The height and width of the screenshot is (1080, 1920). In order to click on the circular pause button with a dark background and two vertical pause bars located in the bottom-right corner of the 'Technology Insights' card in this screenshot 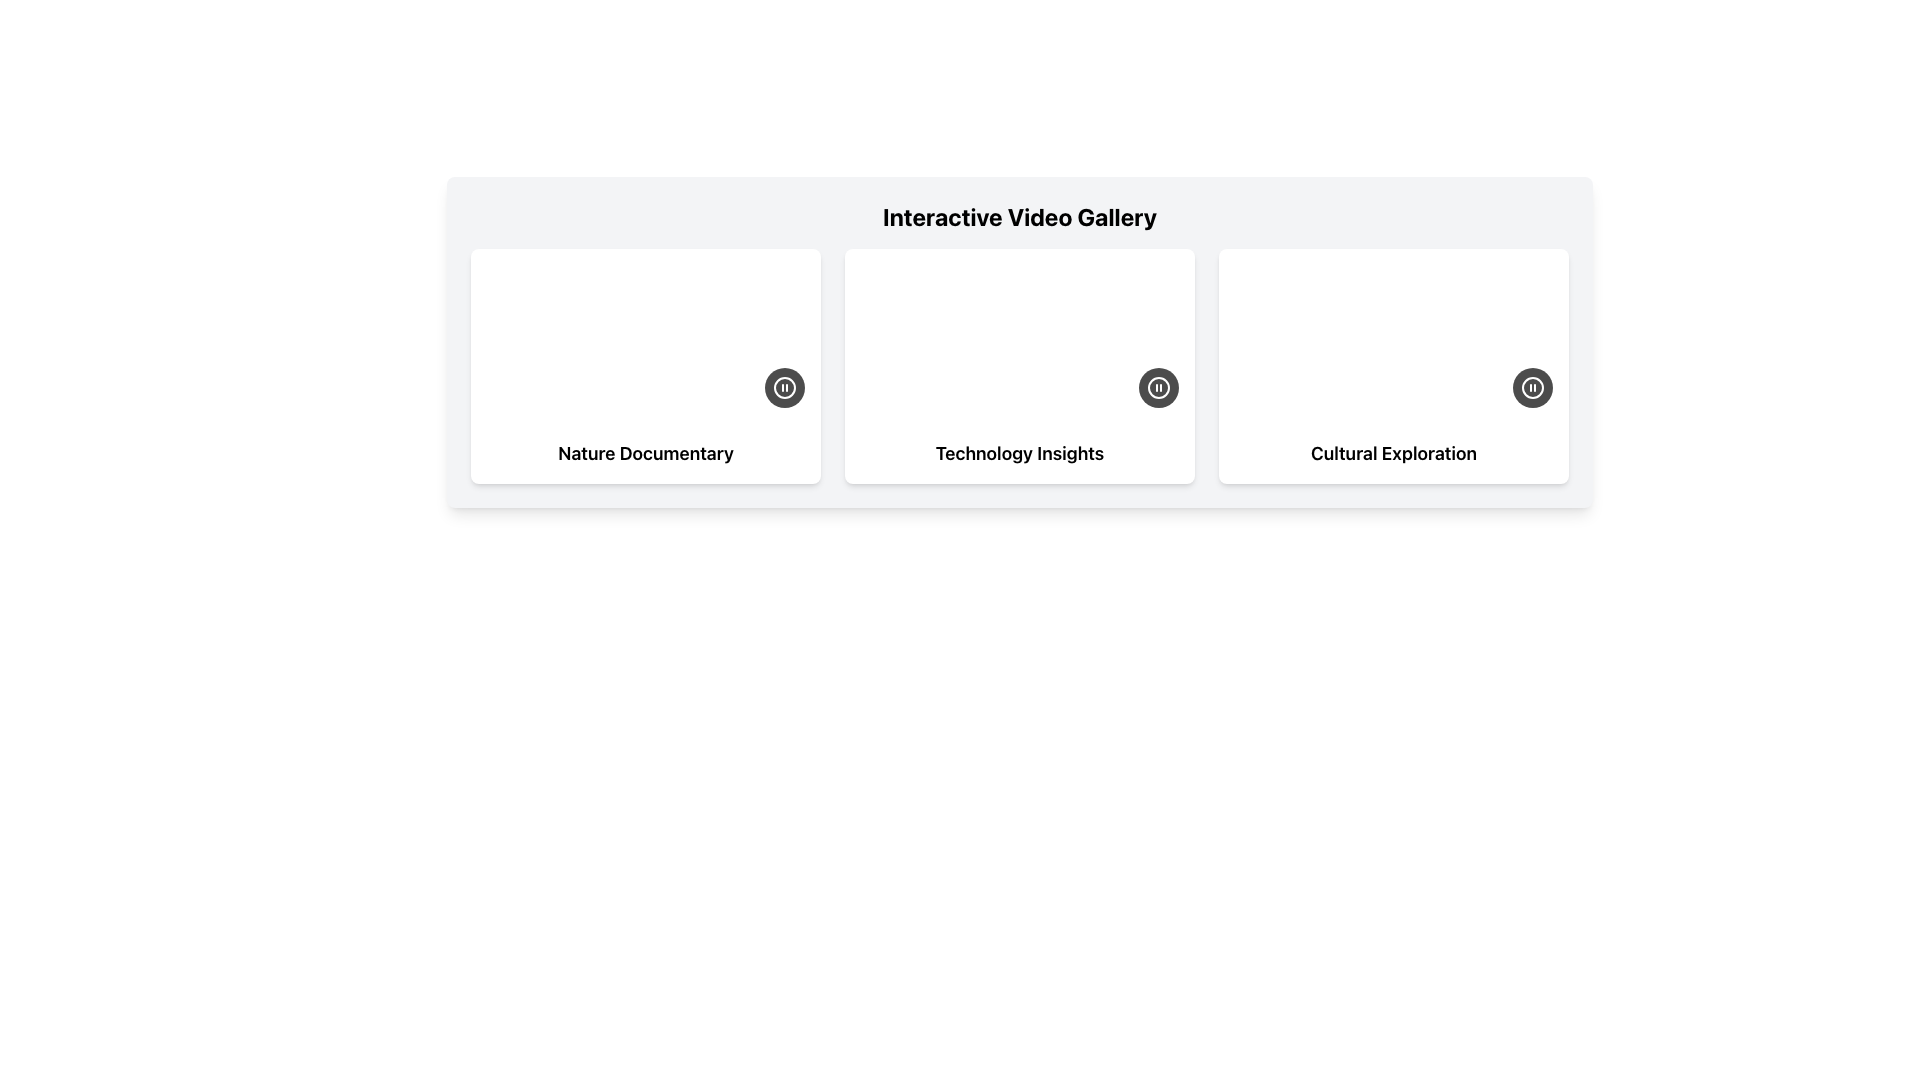, I will do `click(1158, 388)`.